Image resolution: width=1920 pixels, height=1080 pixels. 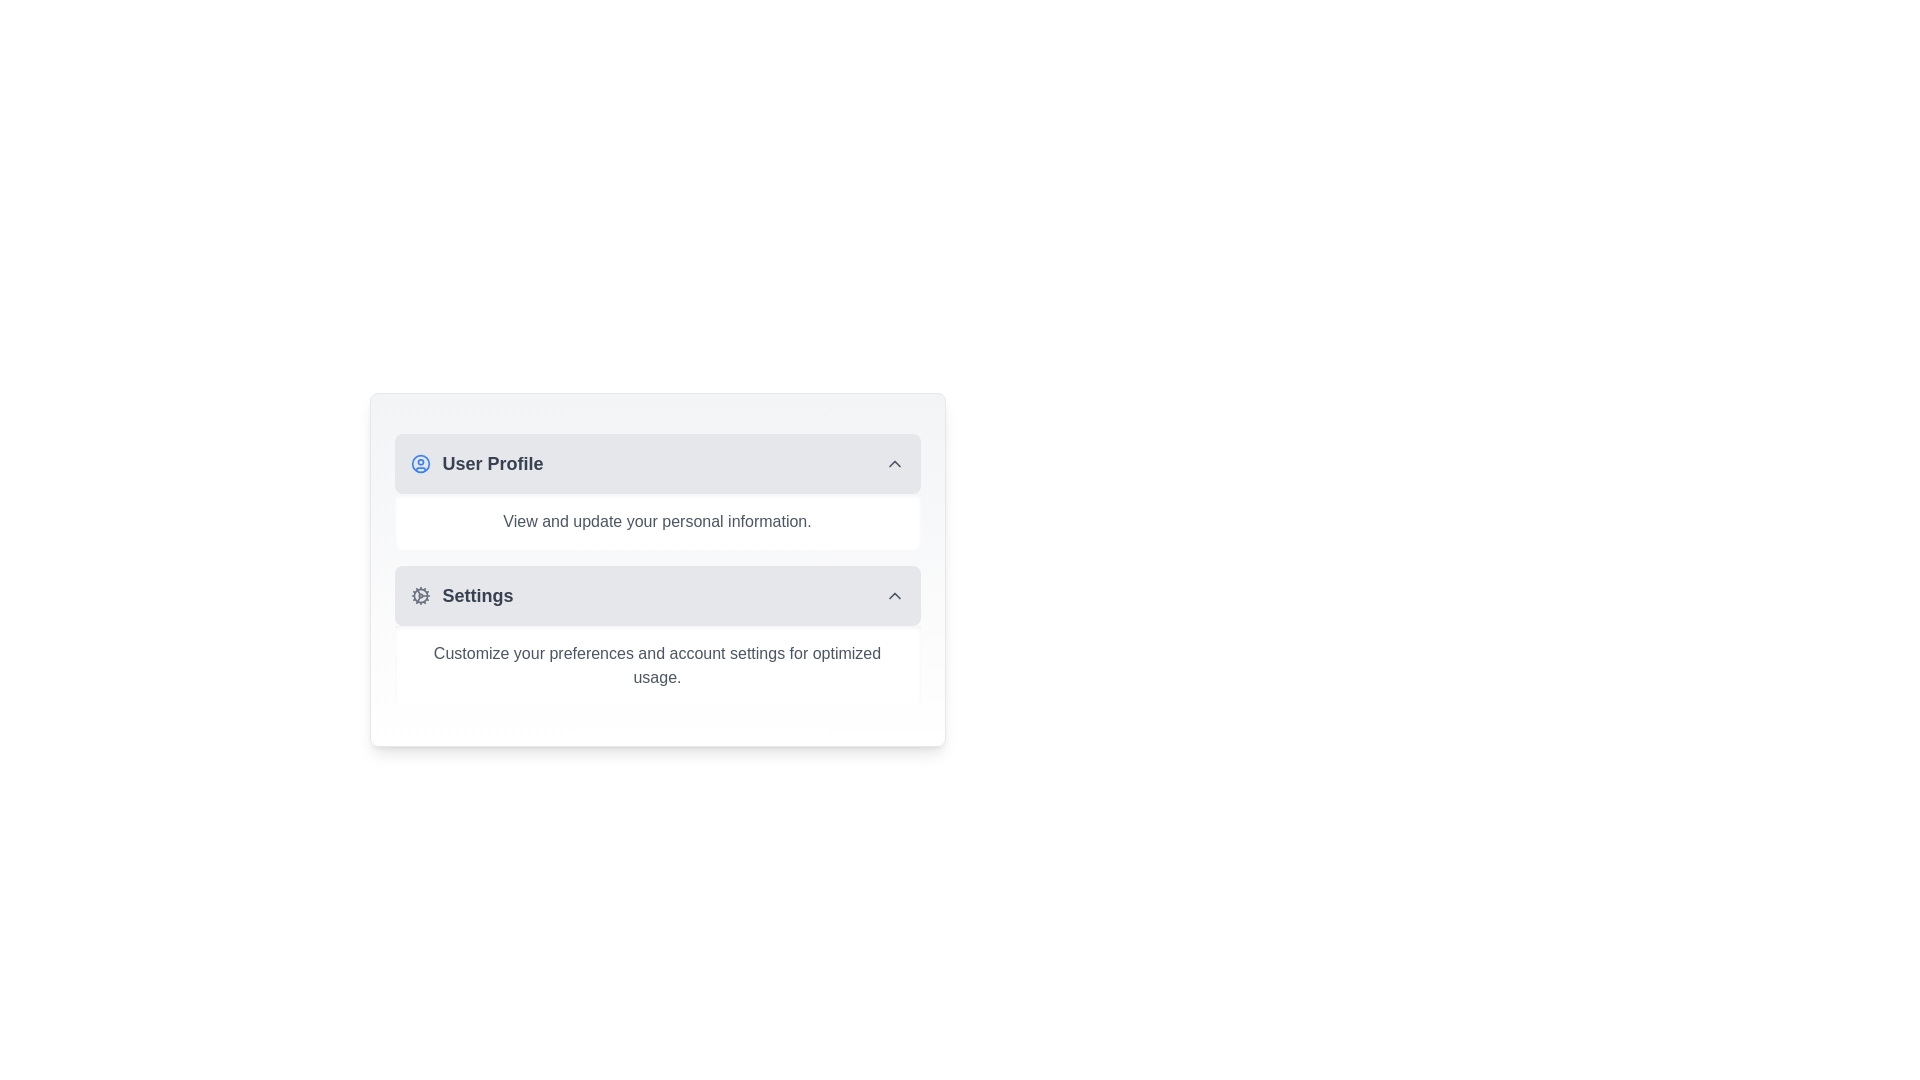 What do you see at coordinates (419, 595) in the screenshot?
I see `the decorative vector graphic component of the gear icon that symbolizes settings, located to the left of the 'Settings' label within the 'Settings' section` at bounding box center [419, 595].